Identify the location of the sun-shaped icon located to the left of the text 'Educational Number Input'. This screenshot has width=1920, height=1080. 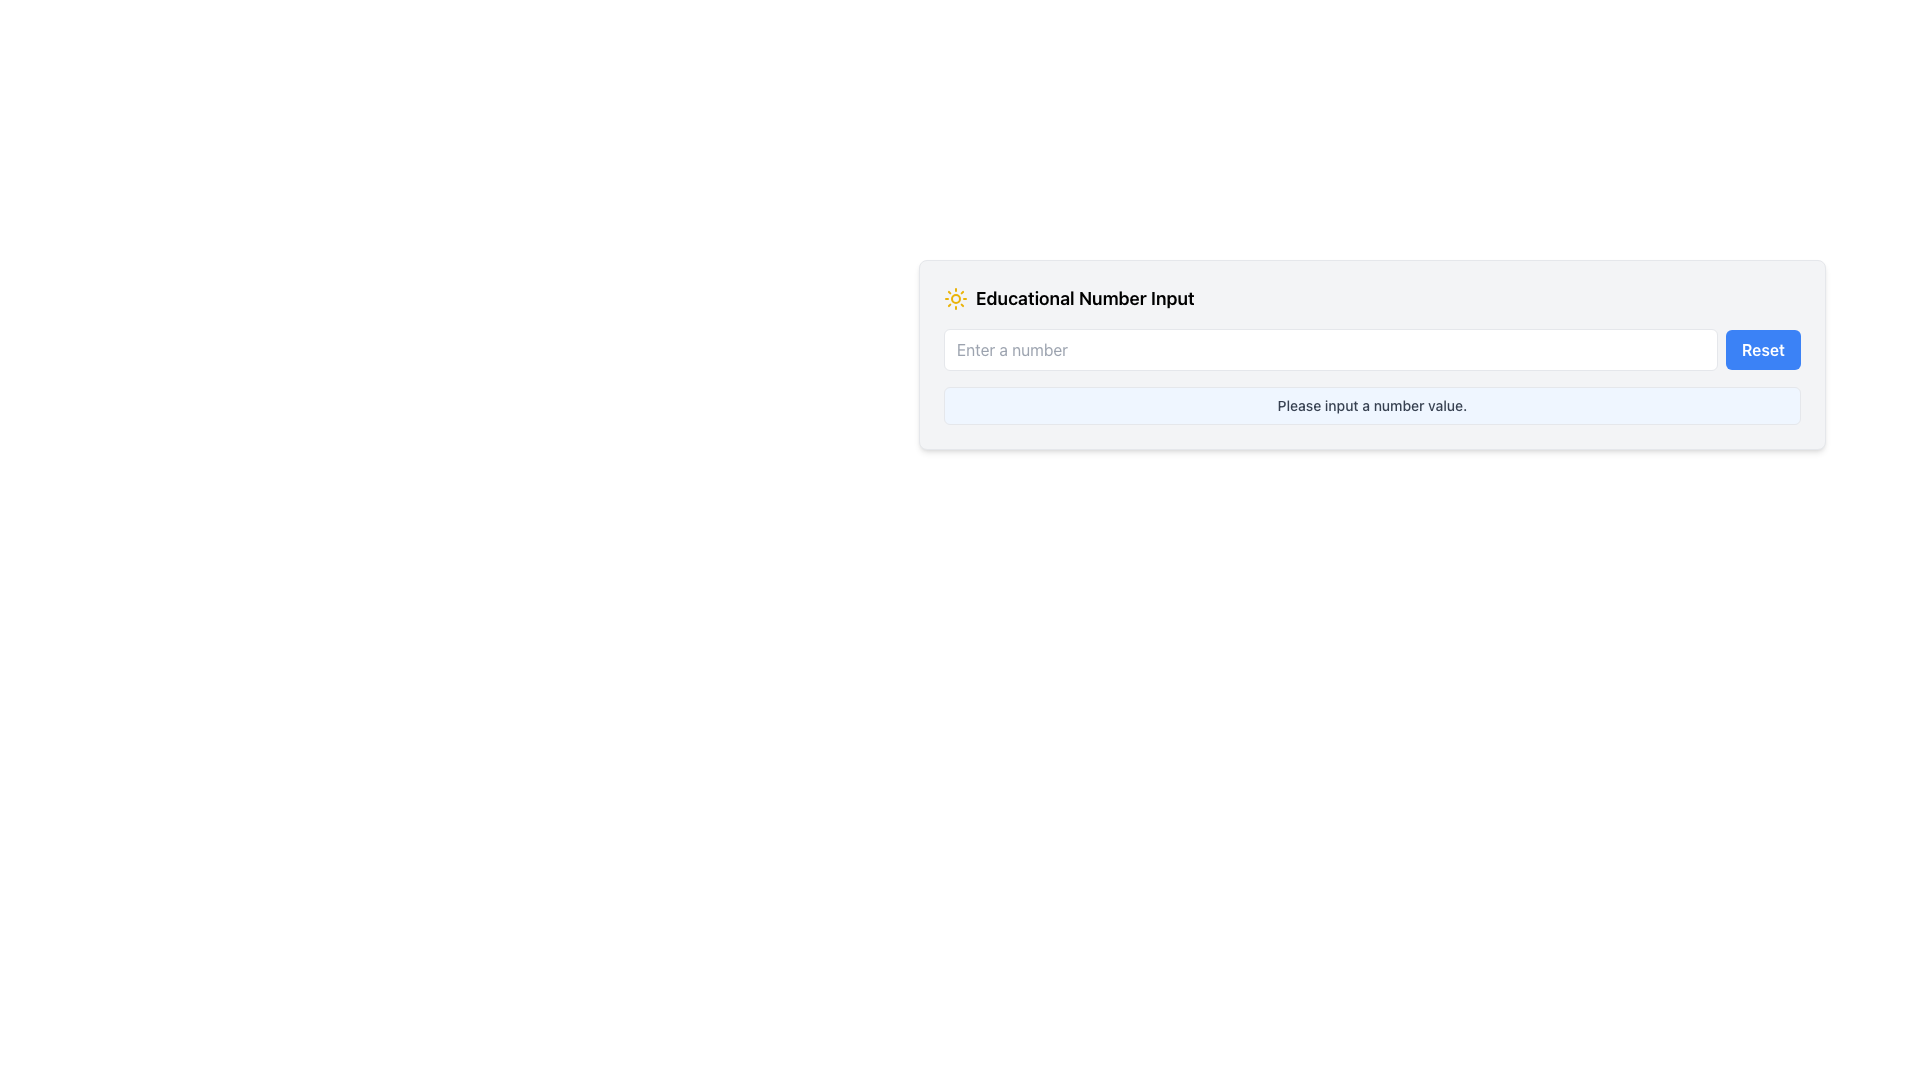
(954, 299).